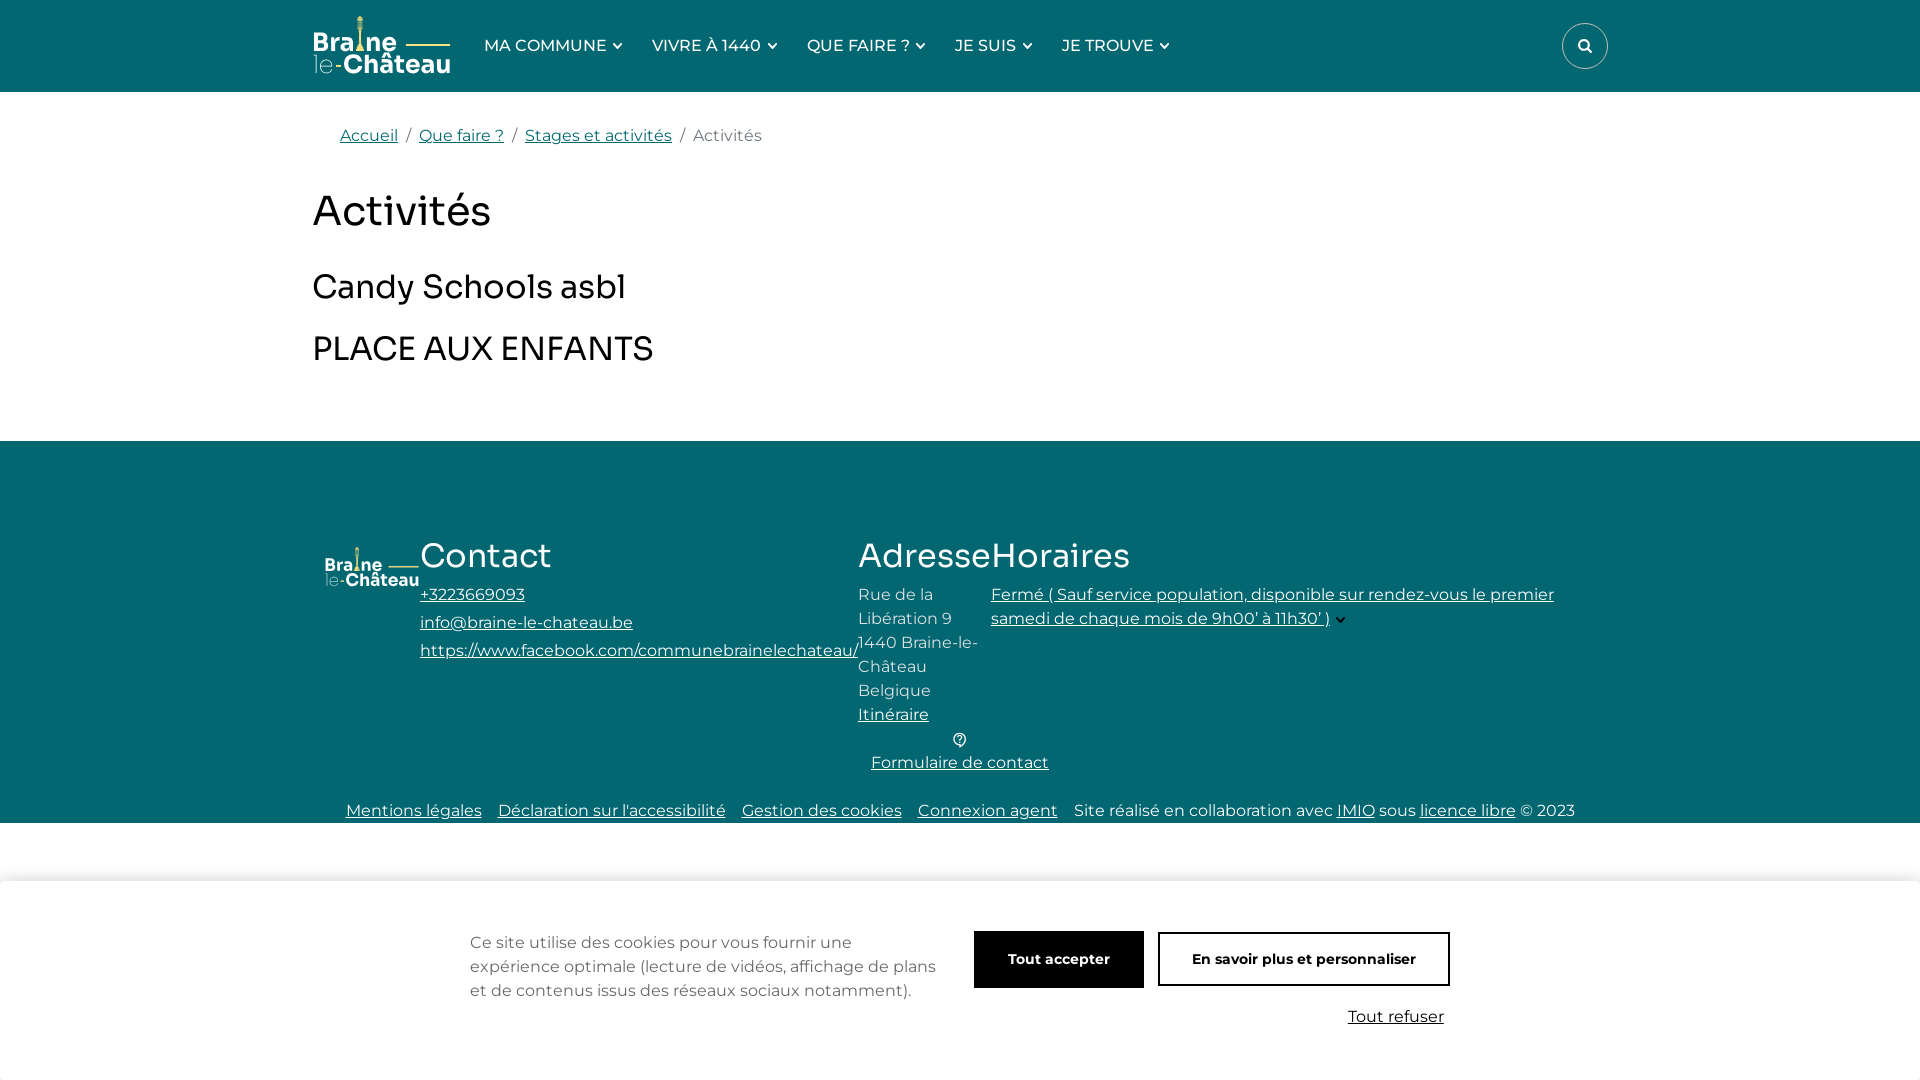 The image size is (1920, 1080). Describe the element at coordinates (1468, 810) in the screenshot. I see `'licence libre'` at that location.